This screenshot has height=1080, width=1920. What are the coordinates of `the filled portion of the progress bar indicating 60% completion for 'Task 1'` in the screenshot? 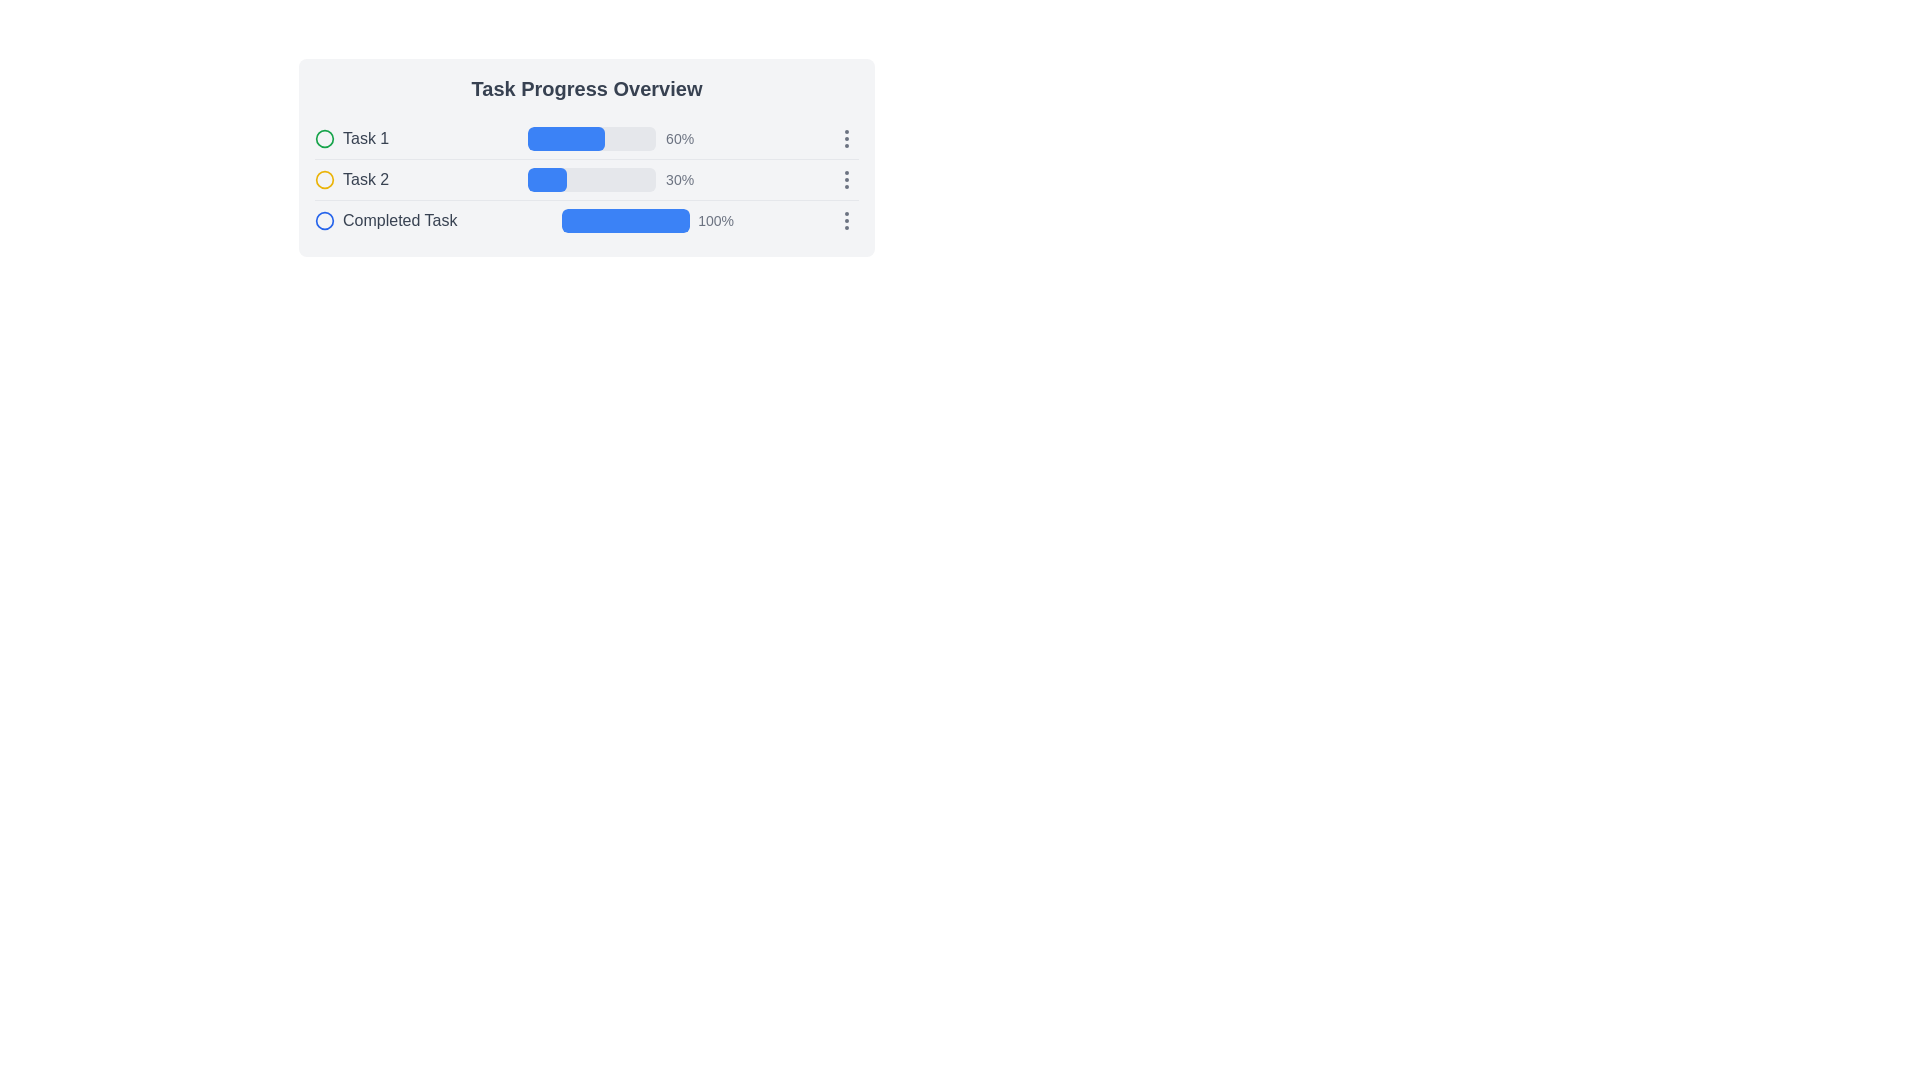 It's located at (565, 137).